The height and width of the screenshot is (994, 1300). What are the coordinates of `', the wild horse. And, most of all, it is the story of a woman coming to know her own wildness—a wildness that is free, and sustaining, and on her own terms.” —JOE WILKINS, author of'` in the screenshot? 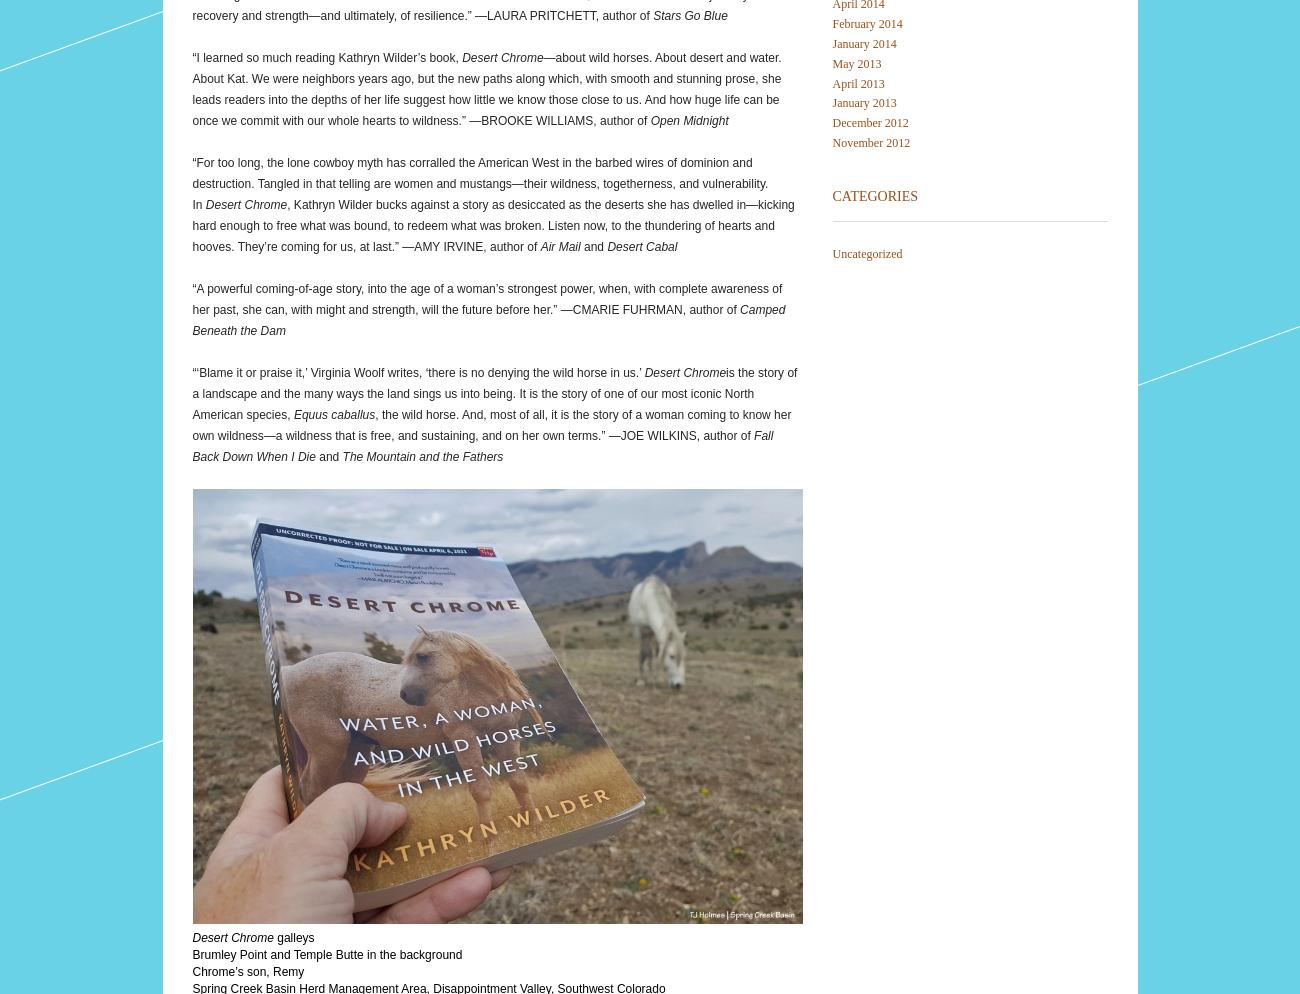 It's located at (491, 423).